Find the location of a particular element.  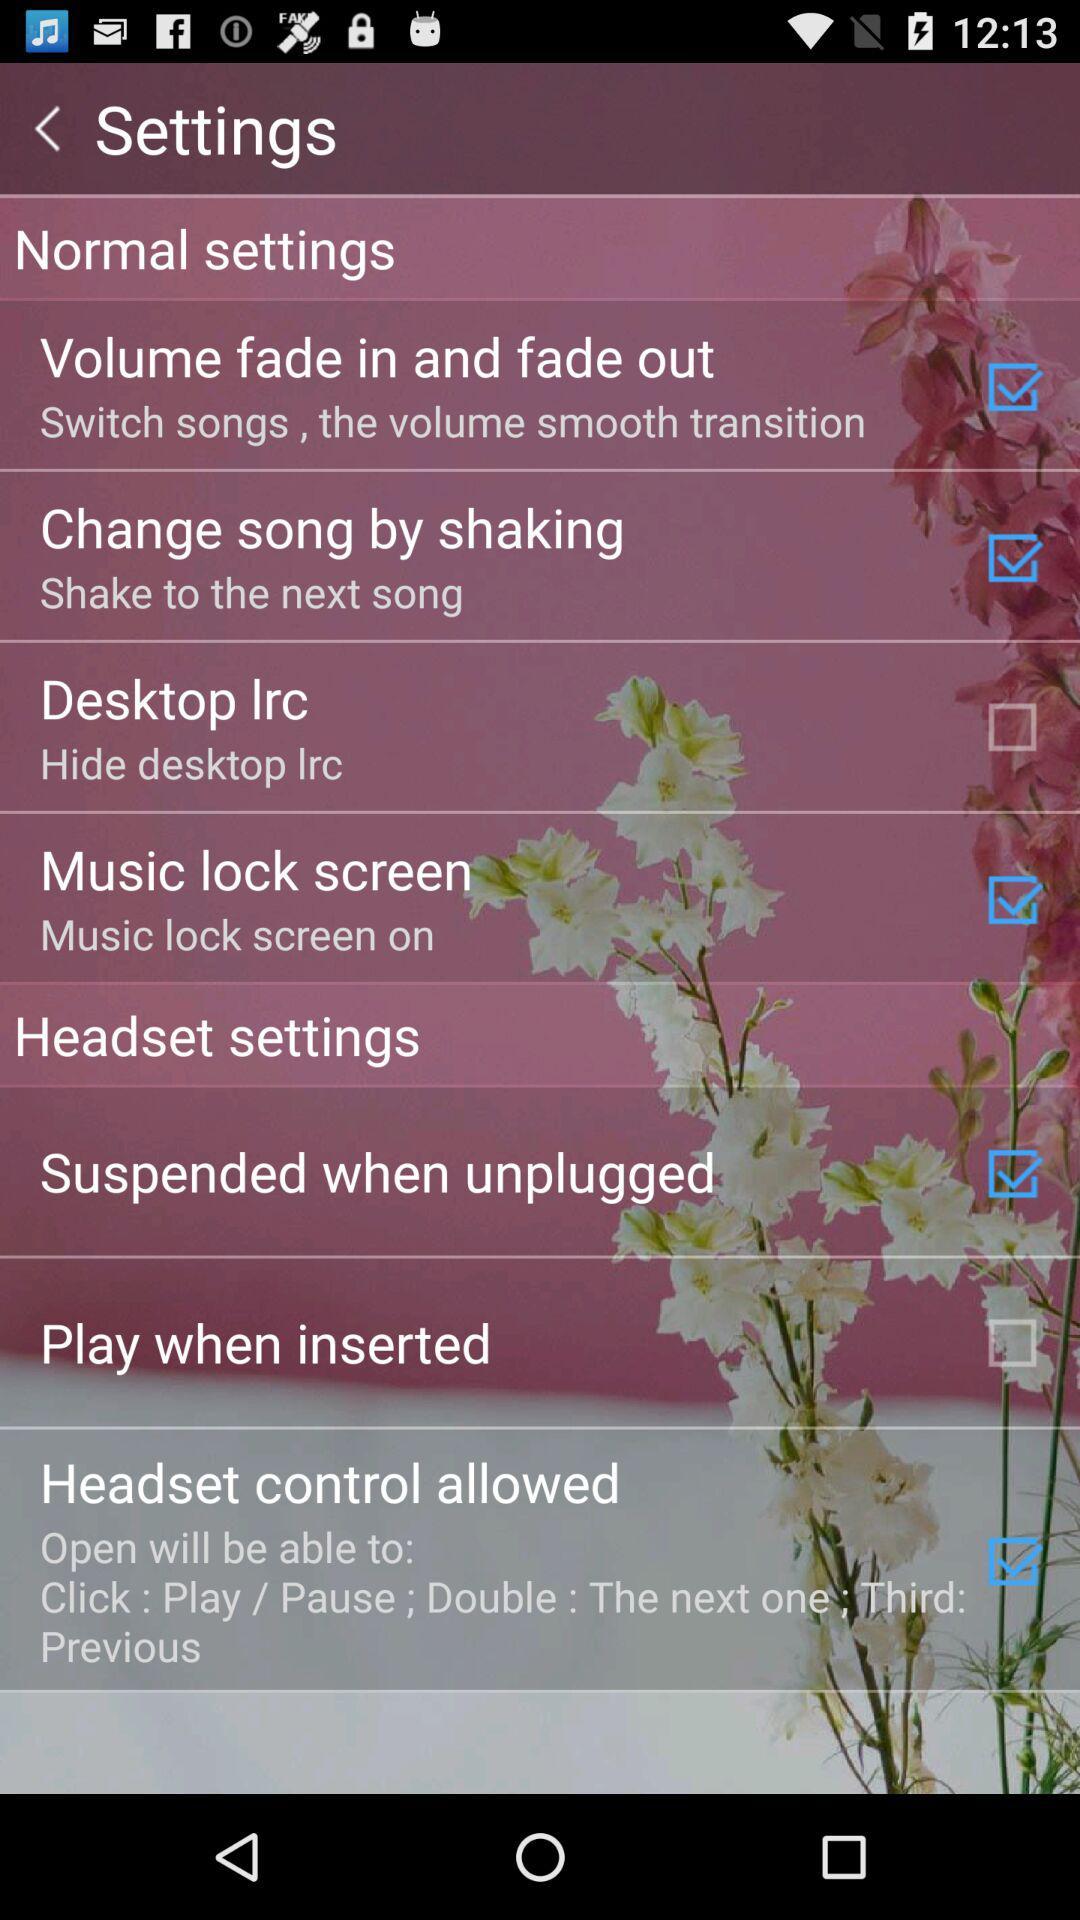

item above suspended when unplugged item is located at coordinates (540, 1034).